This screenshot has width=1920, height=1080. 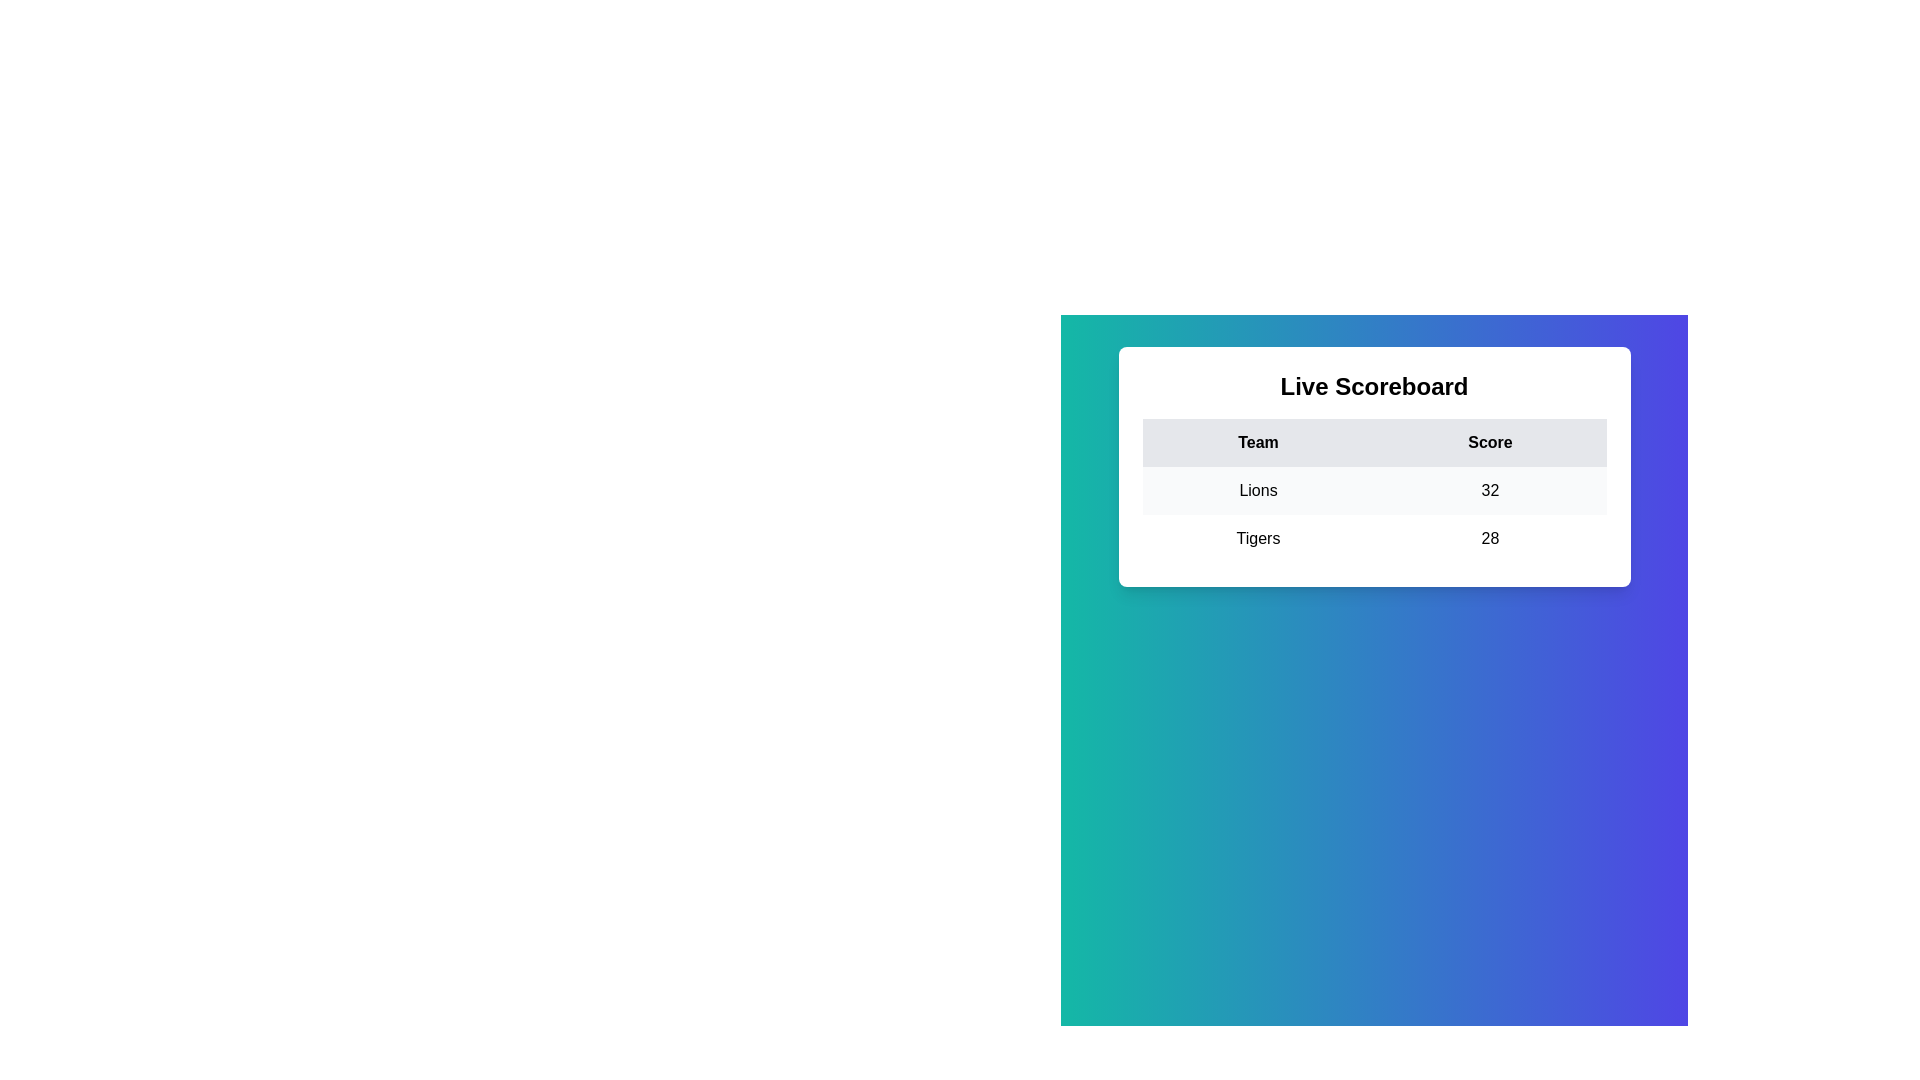 I want to click on the first table row representing a team and its score in the Live Scoreboard section of the UI, so click(x=1373, y=490).